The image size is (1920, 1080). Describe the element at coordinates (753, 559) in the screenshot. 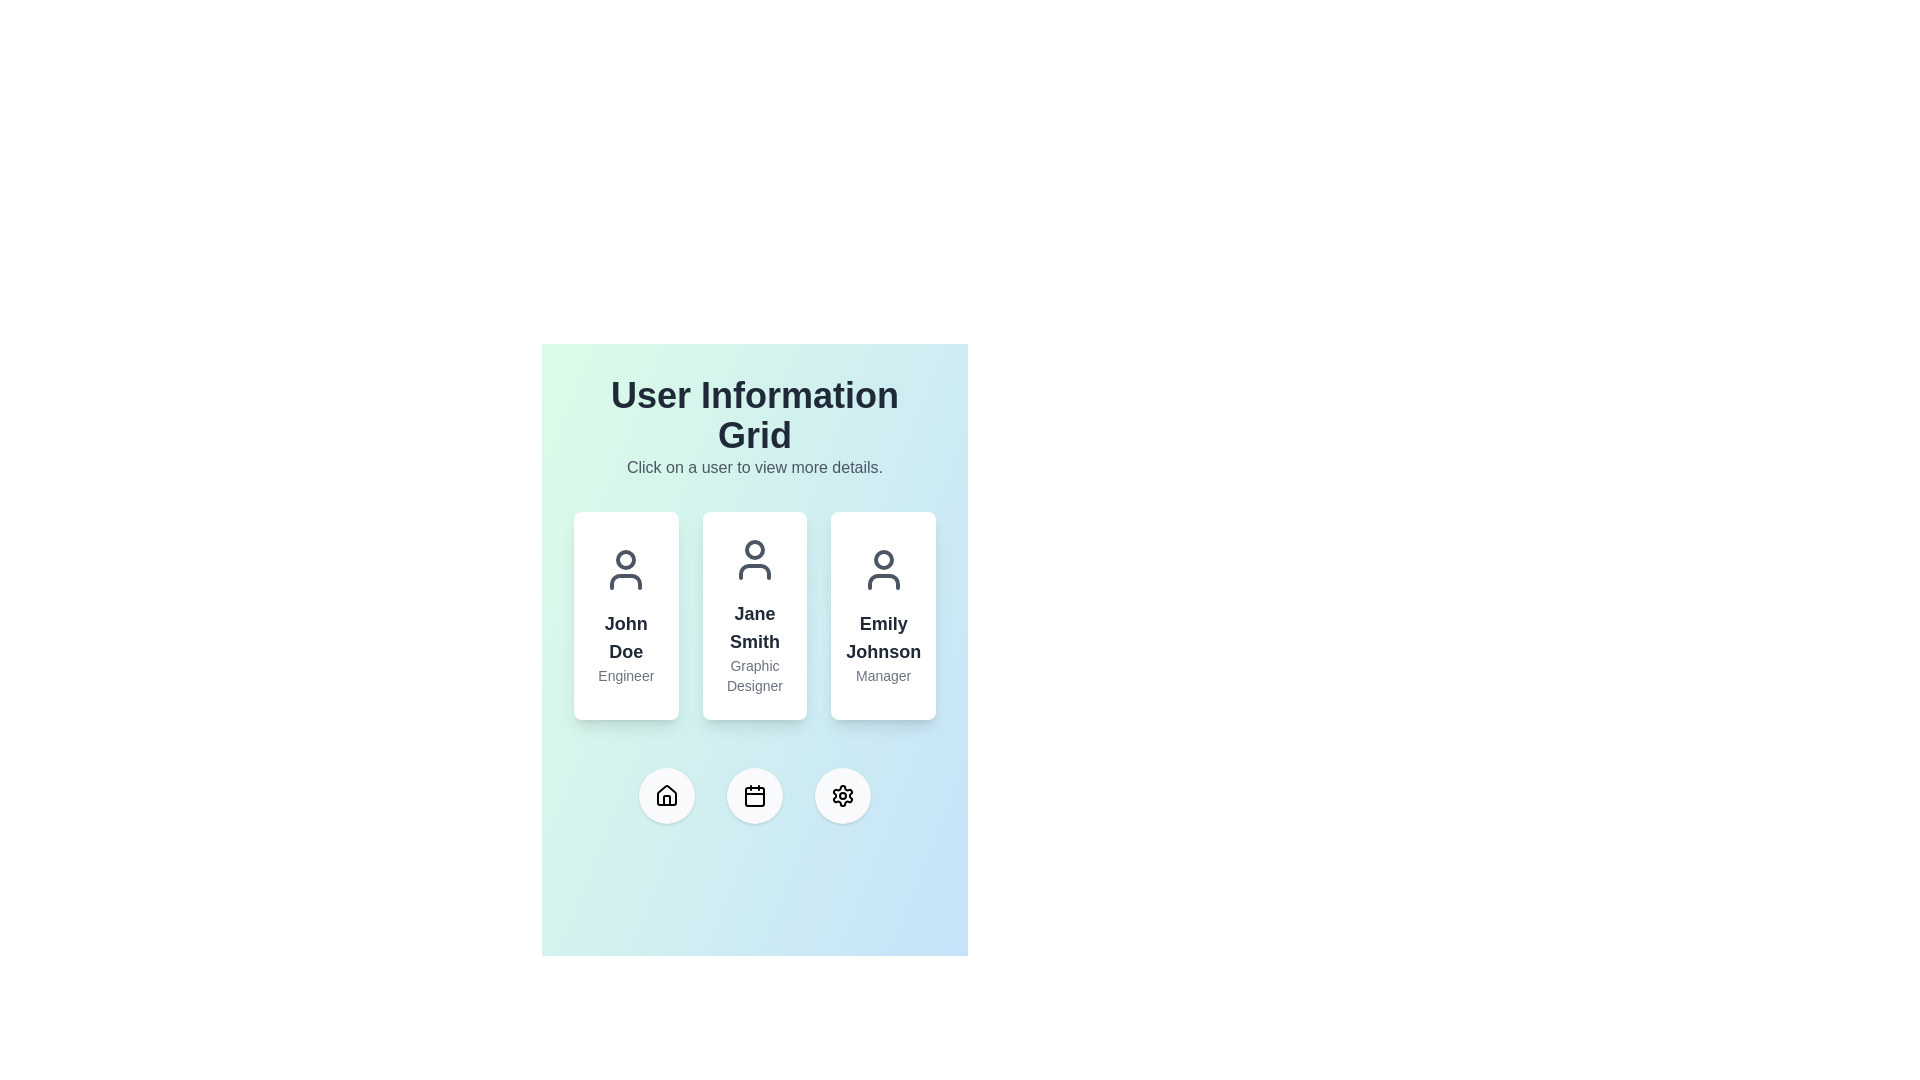

I see `the Profile Icon representing 'Jane Smith' located at the top center of her card, which is the middle card in a row of three` at that location.